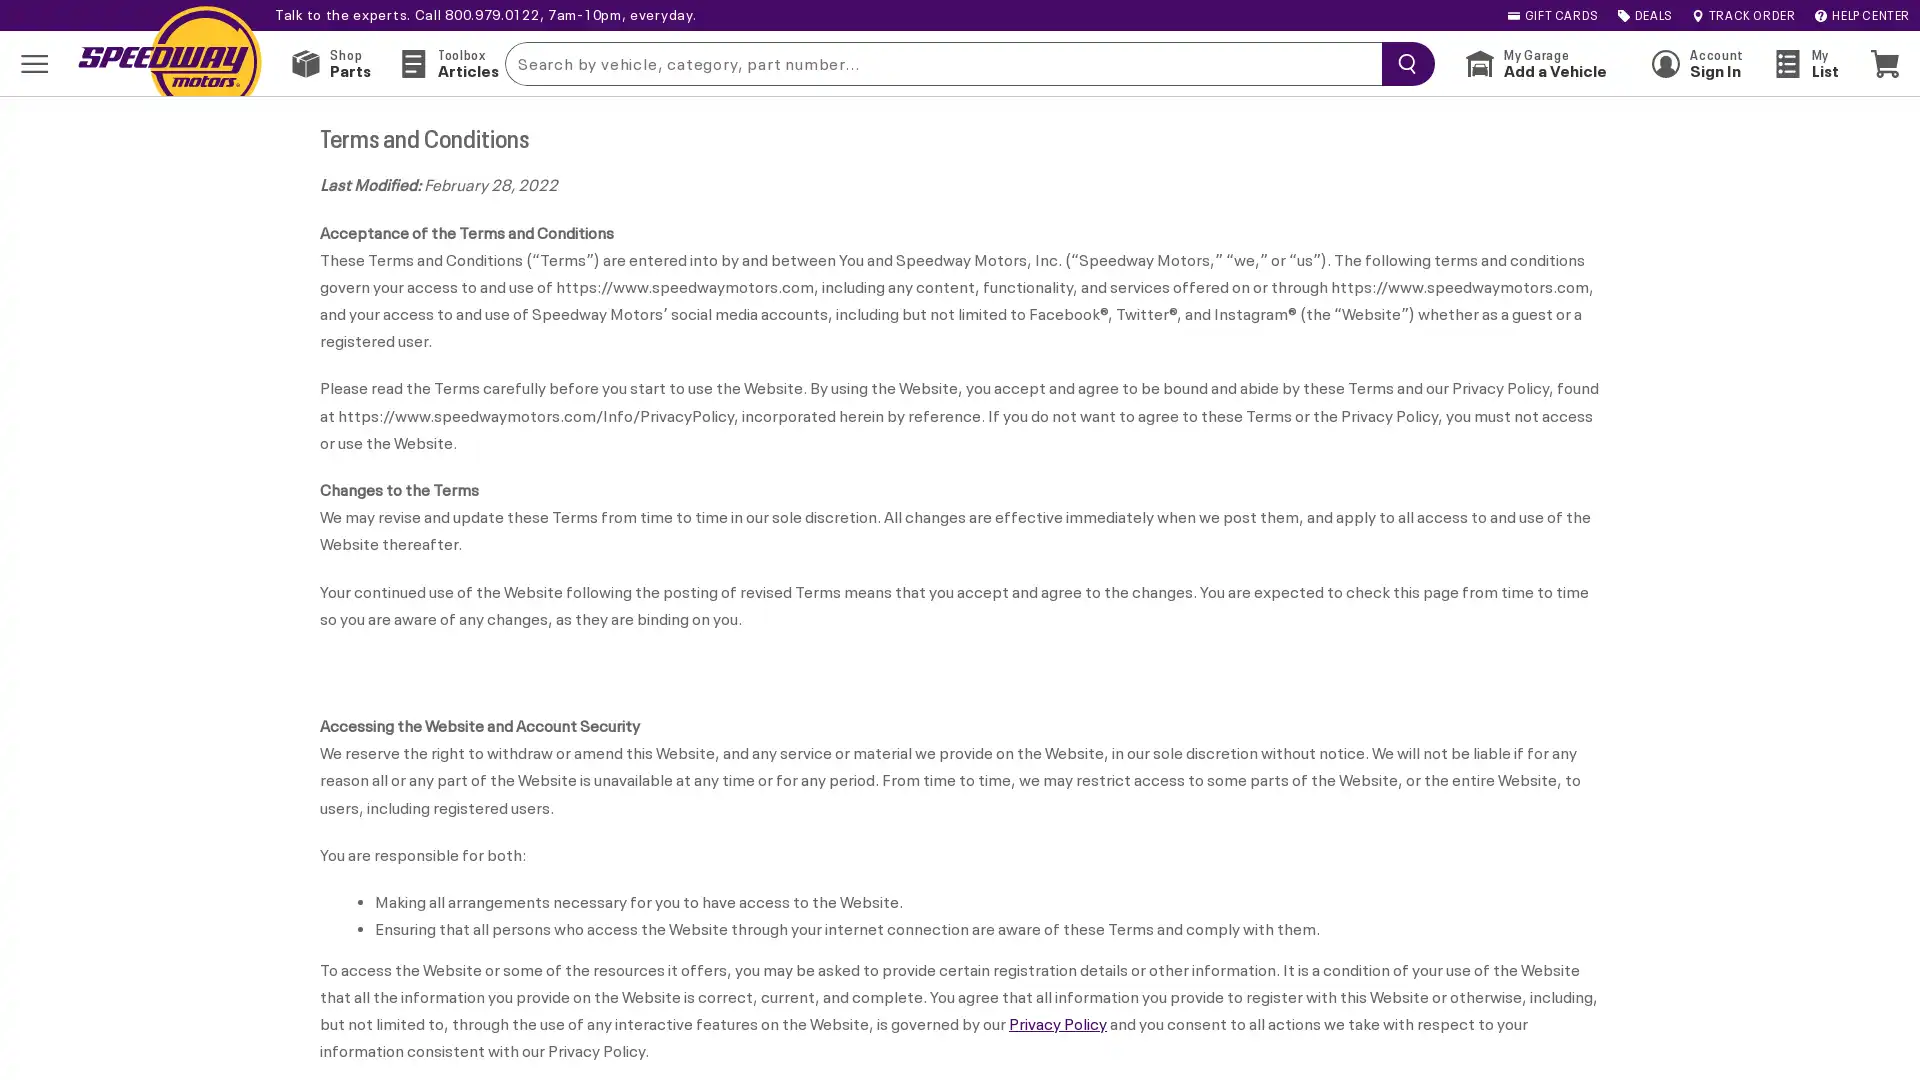  What do you see at coordinates (1696, 62) in the screenshot?
I see `Account Sign In` at bounding box center [1696, 62].